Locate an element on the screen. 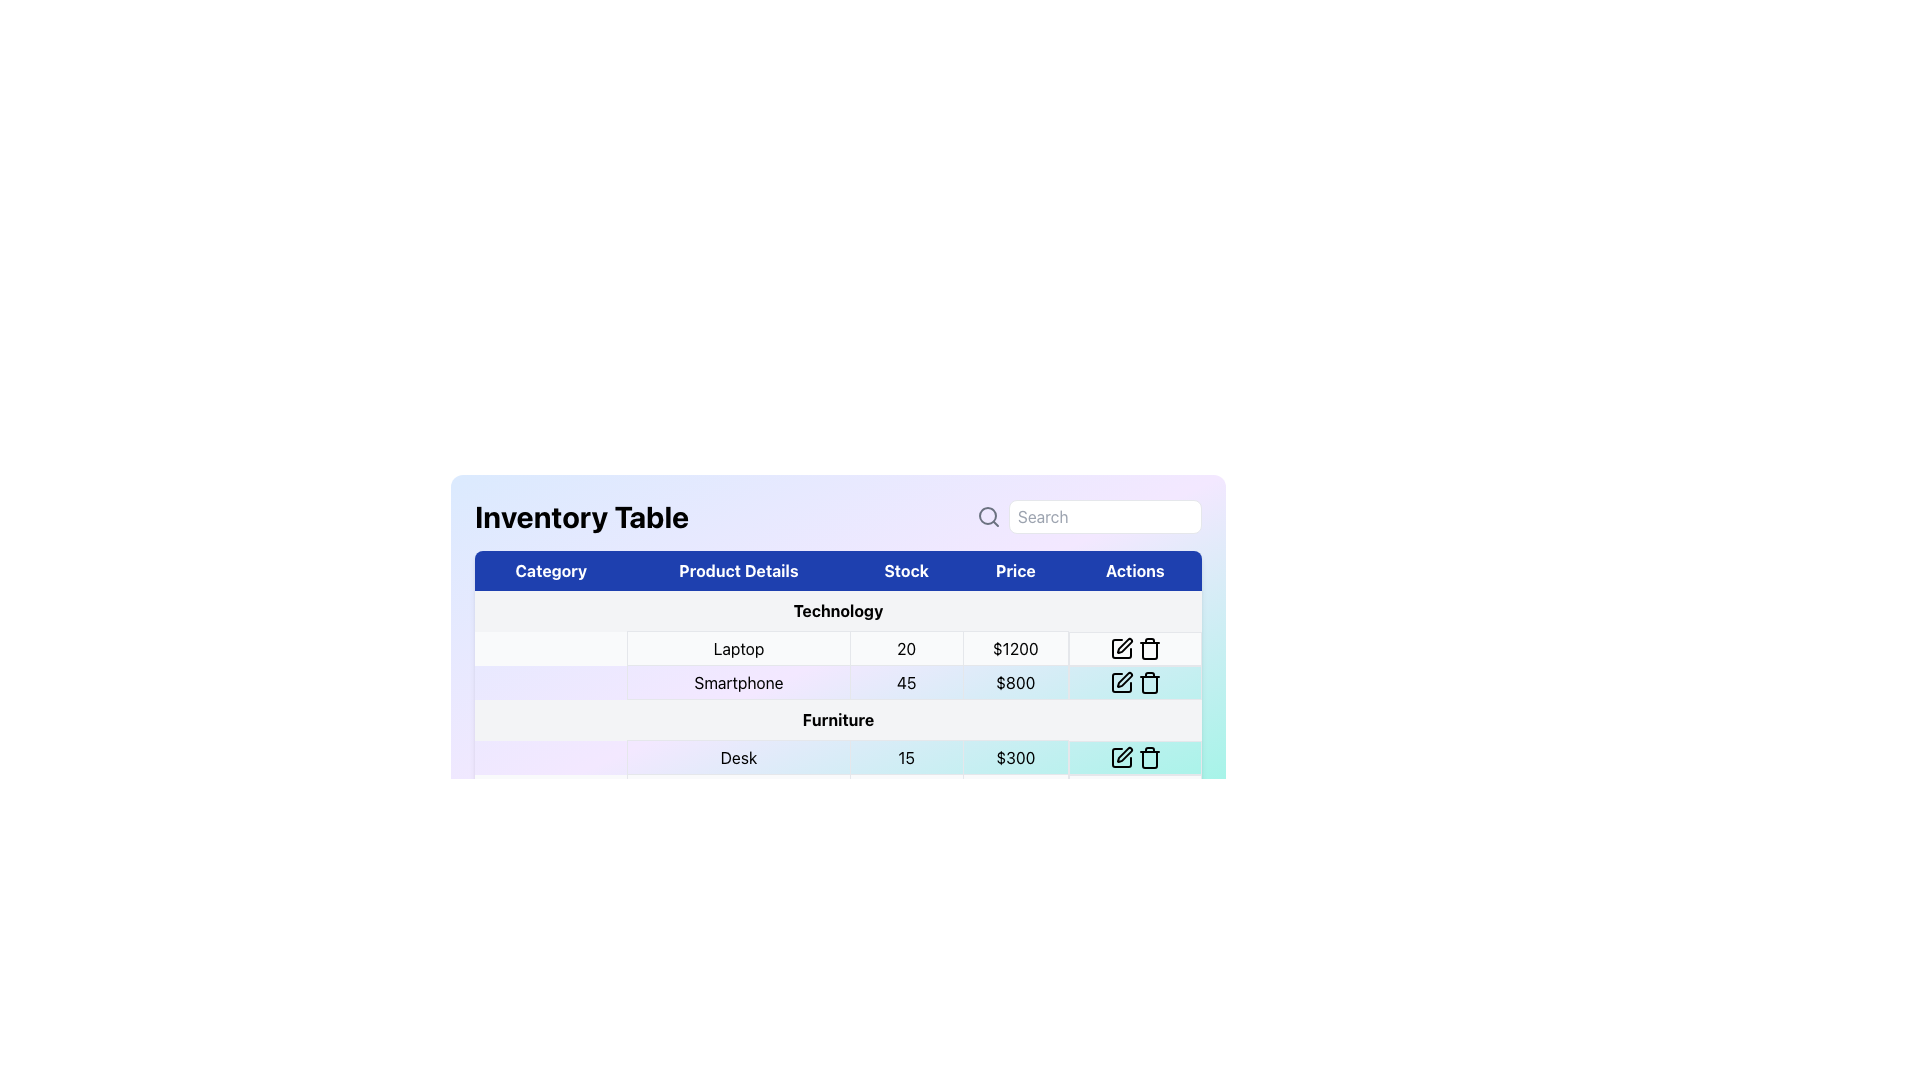  the trash bin icon button located in the last column of the 'Desk' row under the 'Furniture' category is located at coordinates (1149, 757).